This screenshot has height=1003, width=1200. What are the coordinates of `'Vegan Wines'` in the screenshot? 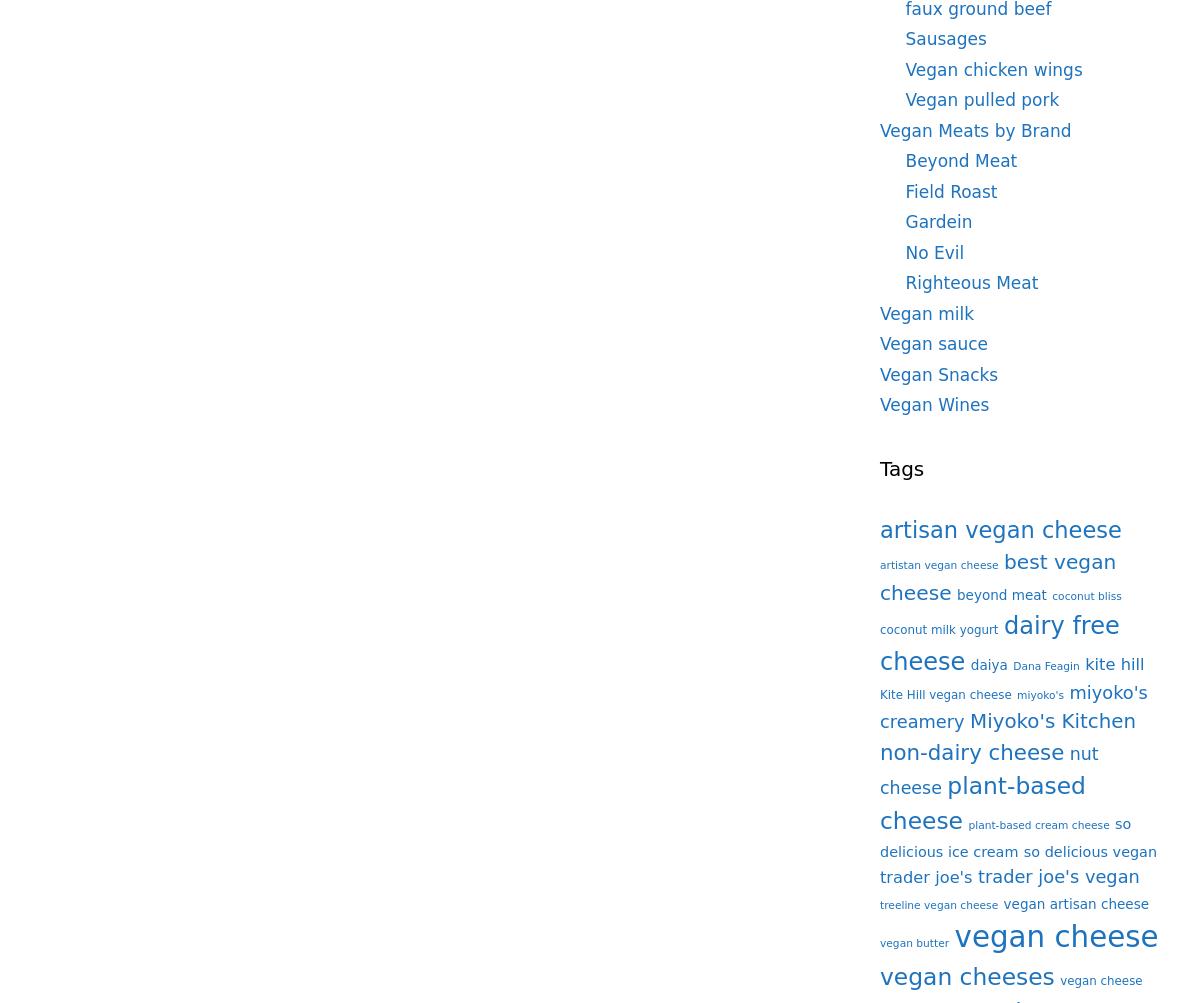 It's located at (934, 405).